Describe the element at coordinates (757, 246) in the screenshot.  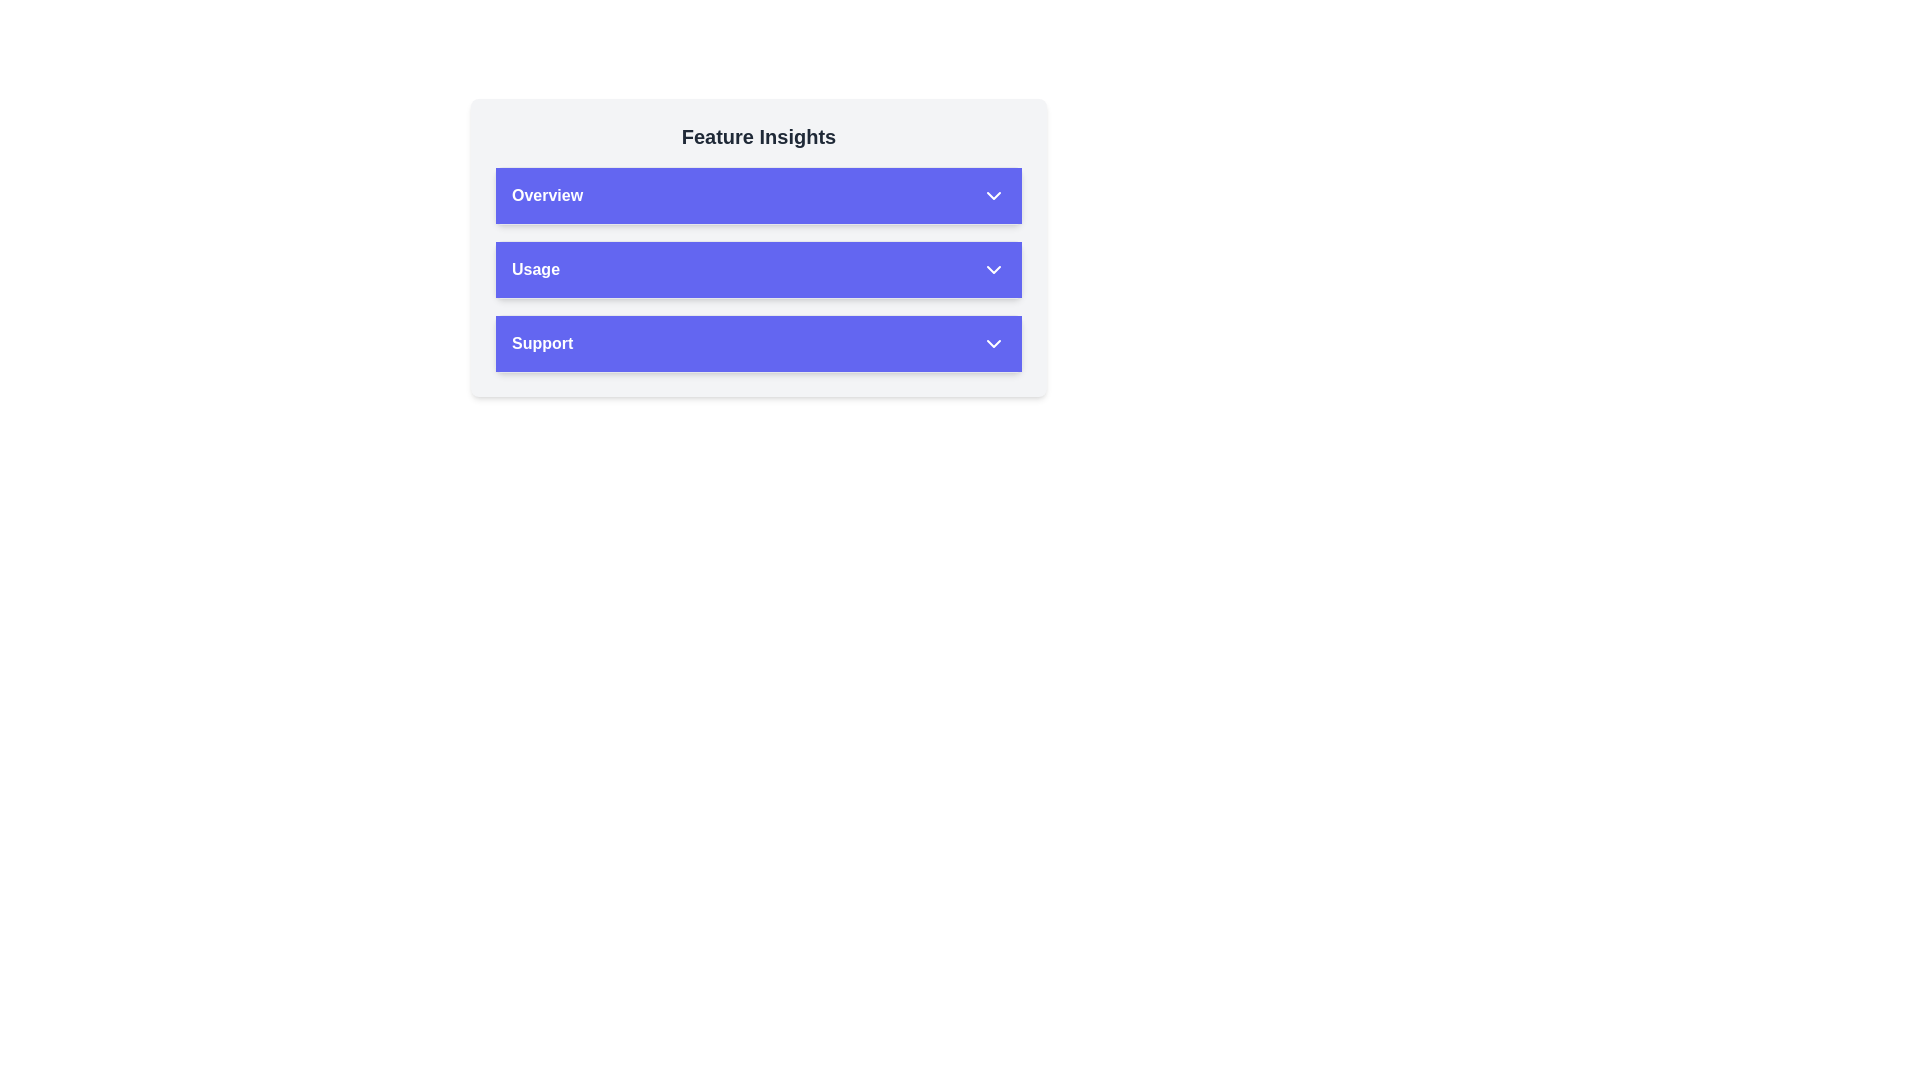
I see `the second button in the group of three buttons beneath the heading 'Feature Insights'` at that location.